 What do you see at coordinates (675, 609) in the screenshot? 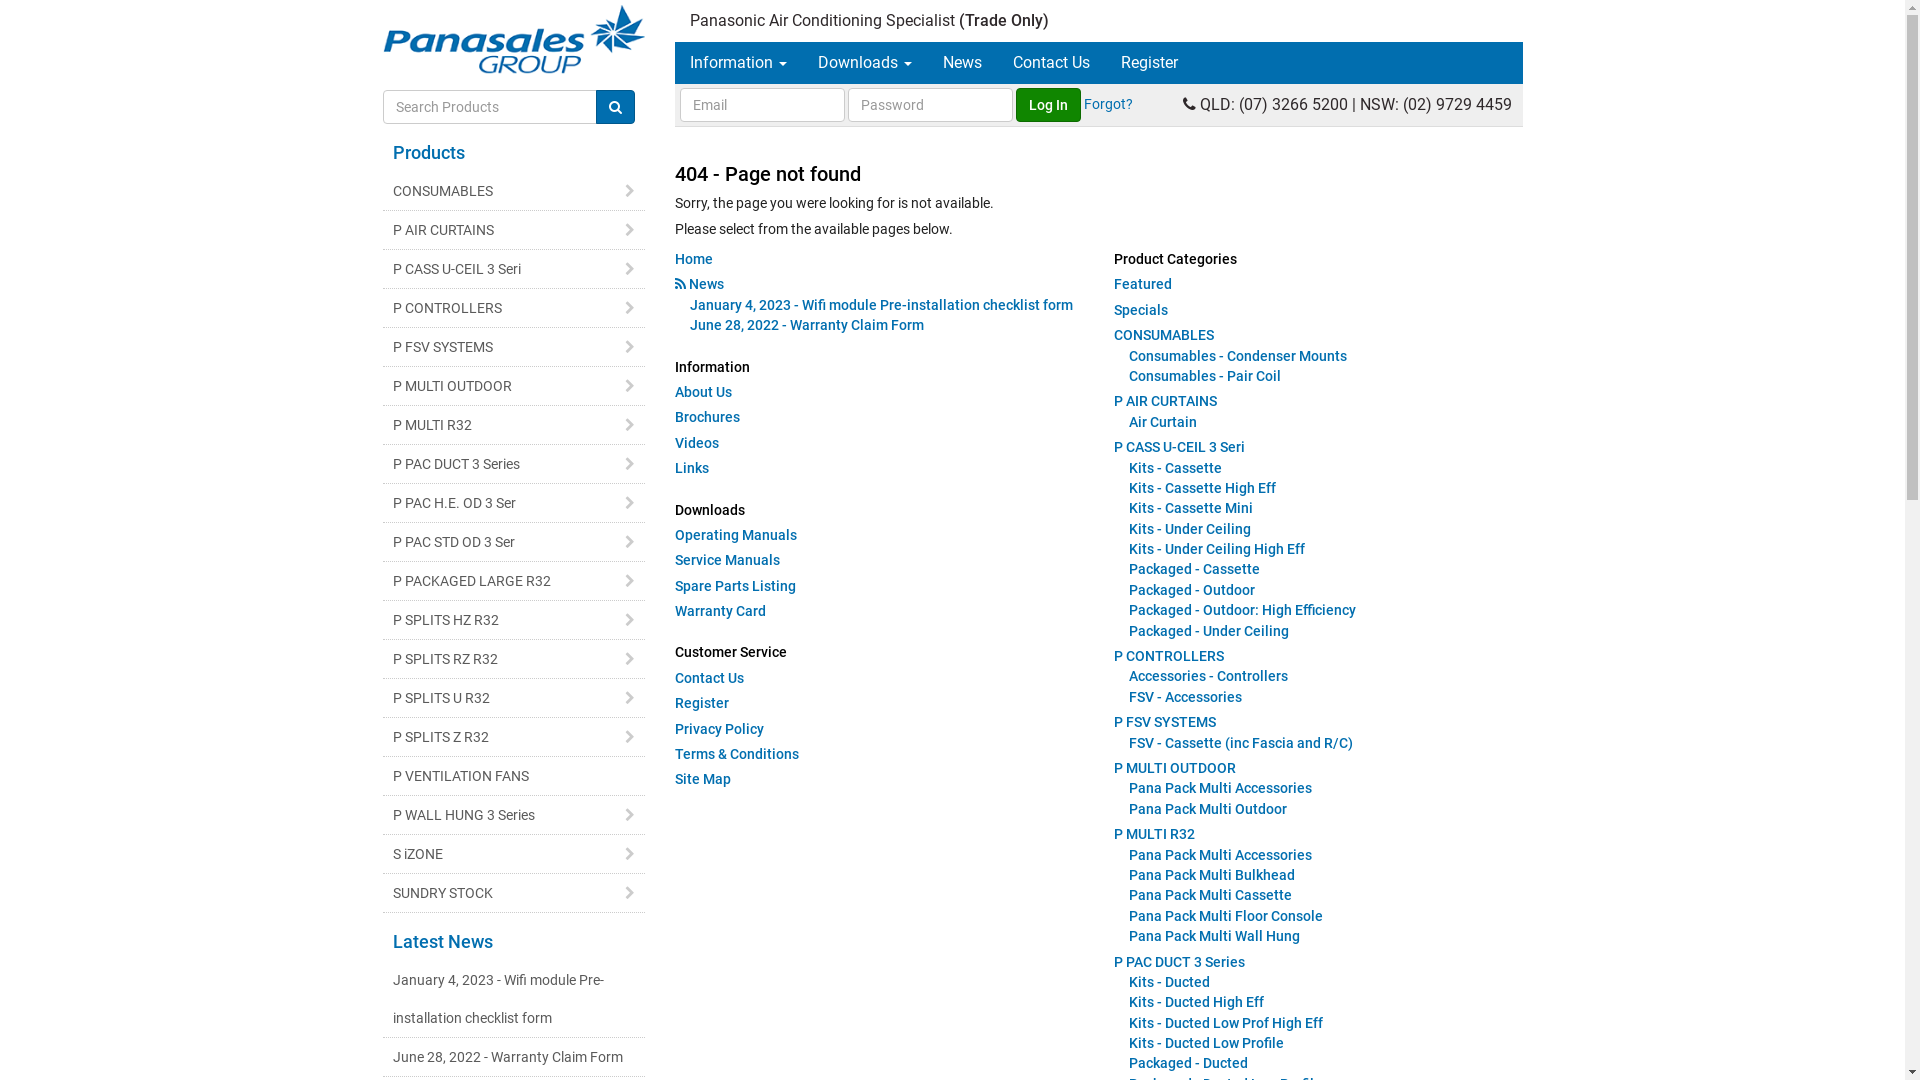
I see `'Warranty Card'` at bounding box center [675, 609].